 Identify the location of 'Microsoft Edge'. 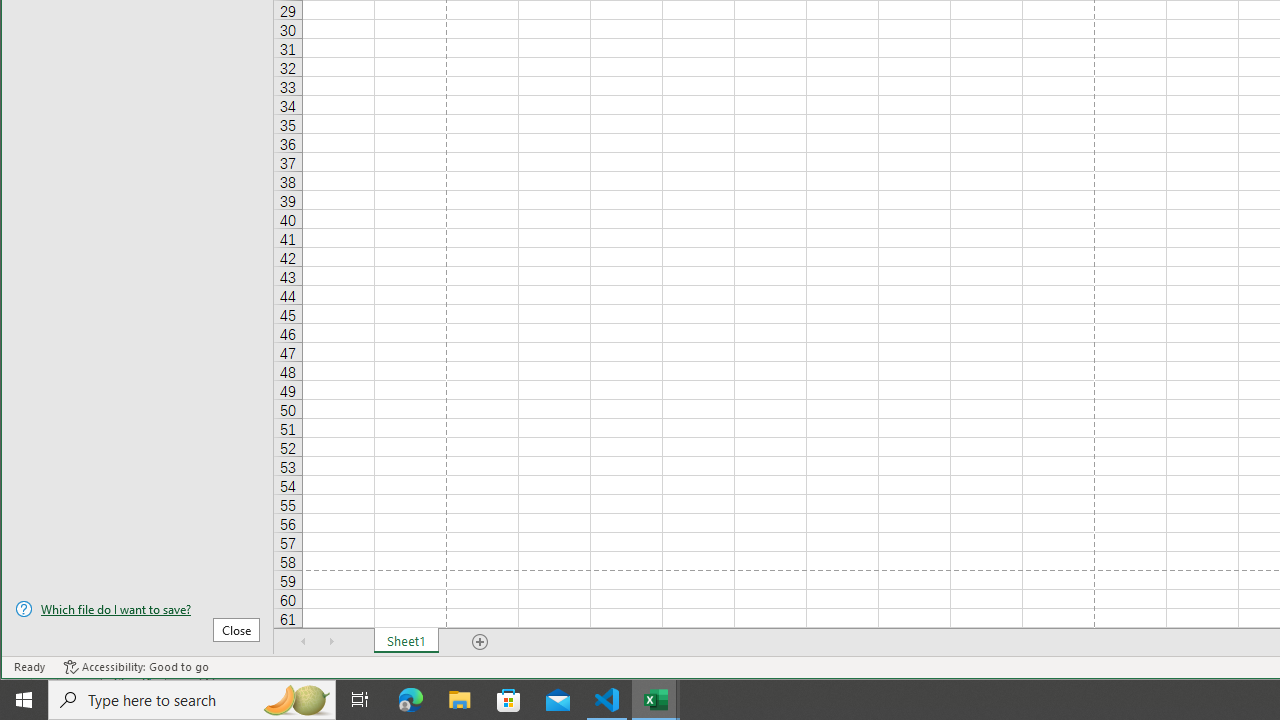
(410, 698).